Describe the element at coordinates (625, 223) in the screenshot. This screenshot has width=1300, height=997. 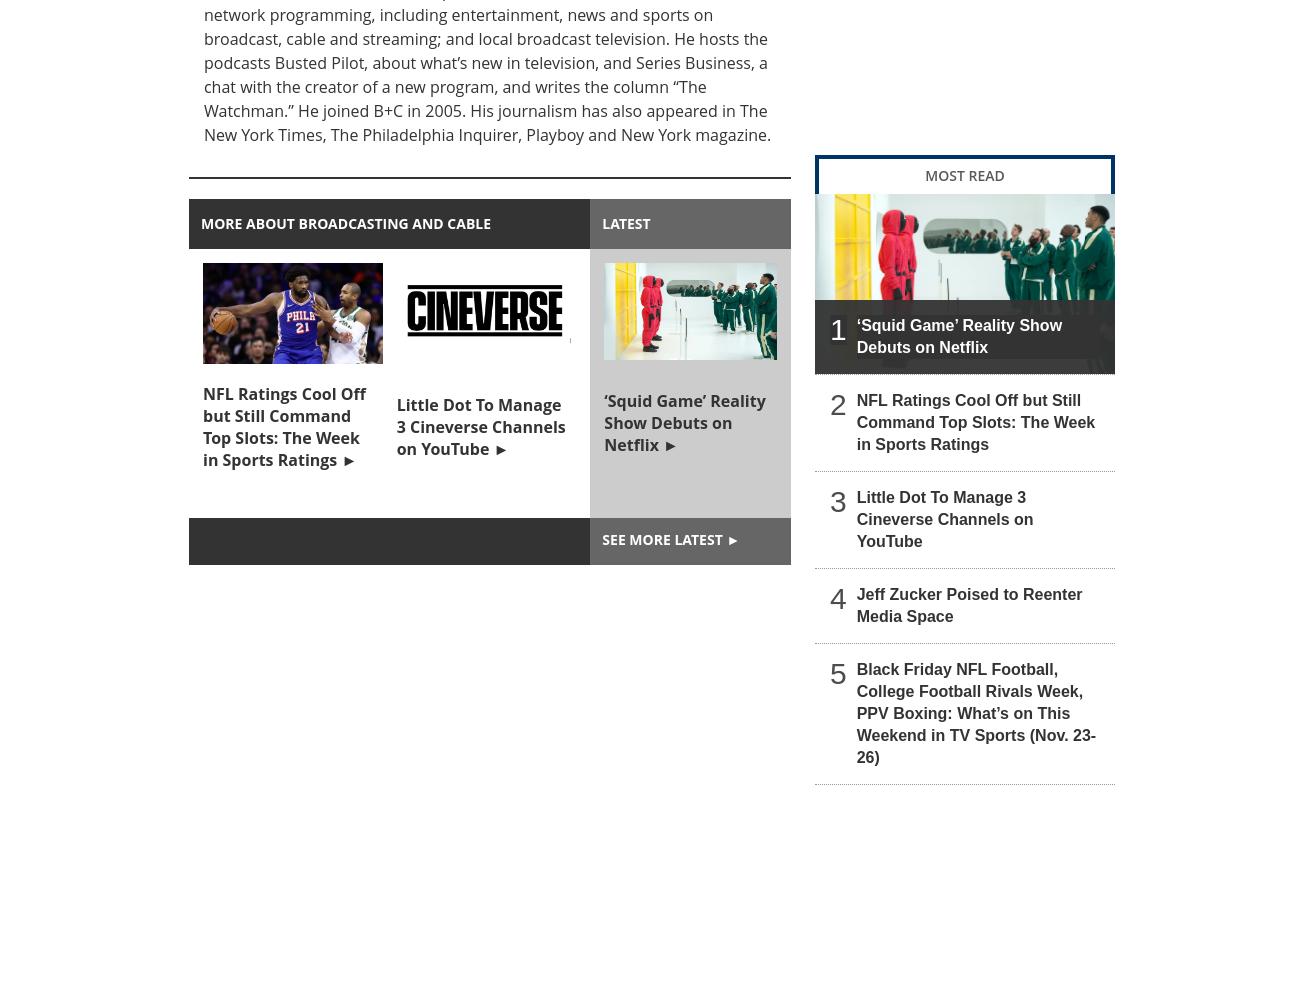
I see `'Latest'` at that location.